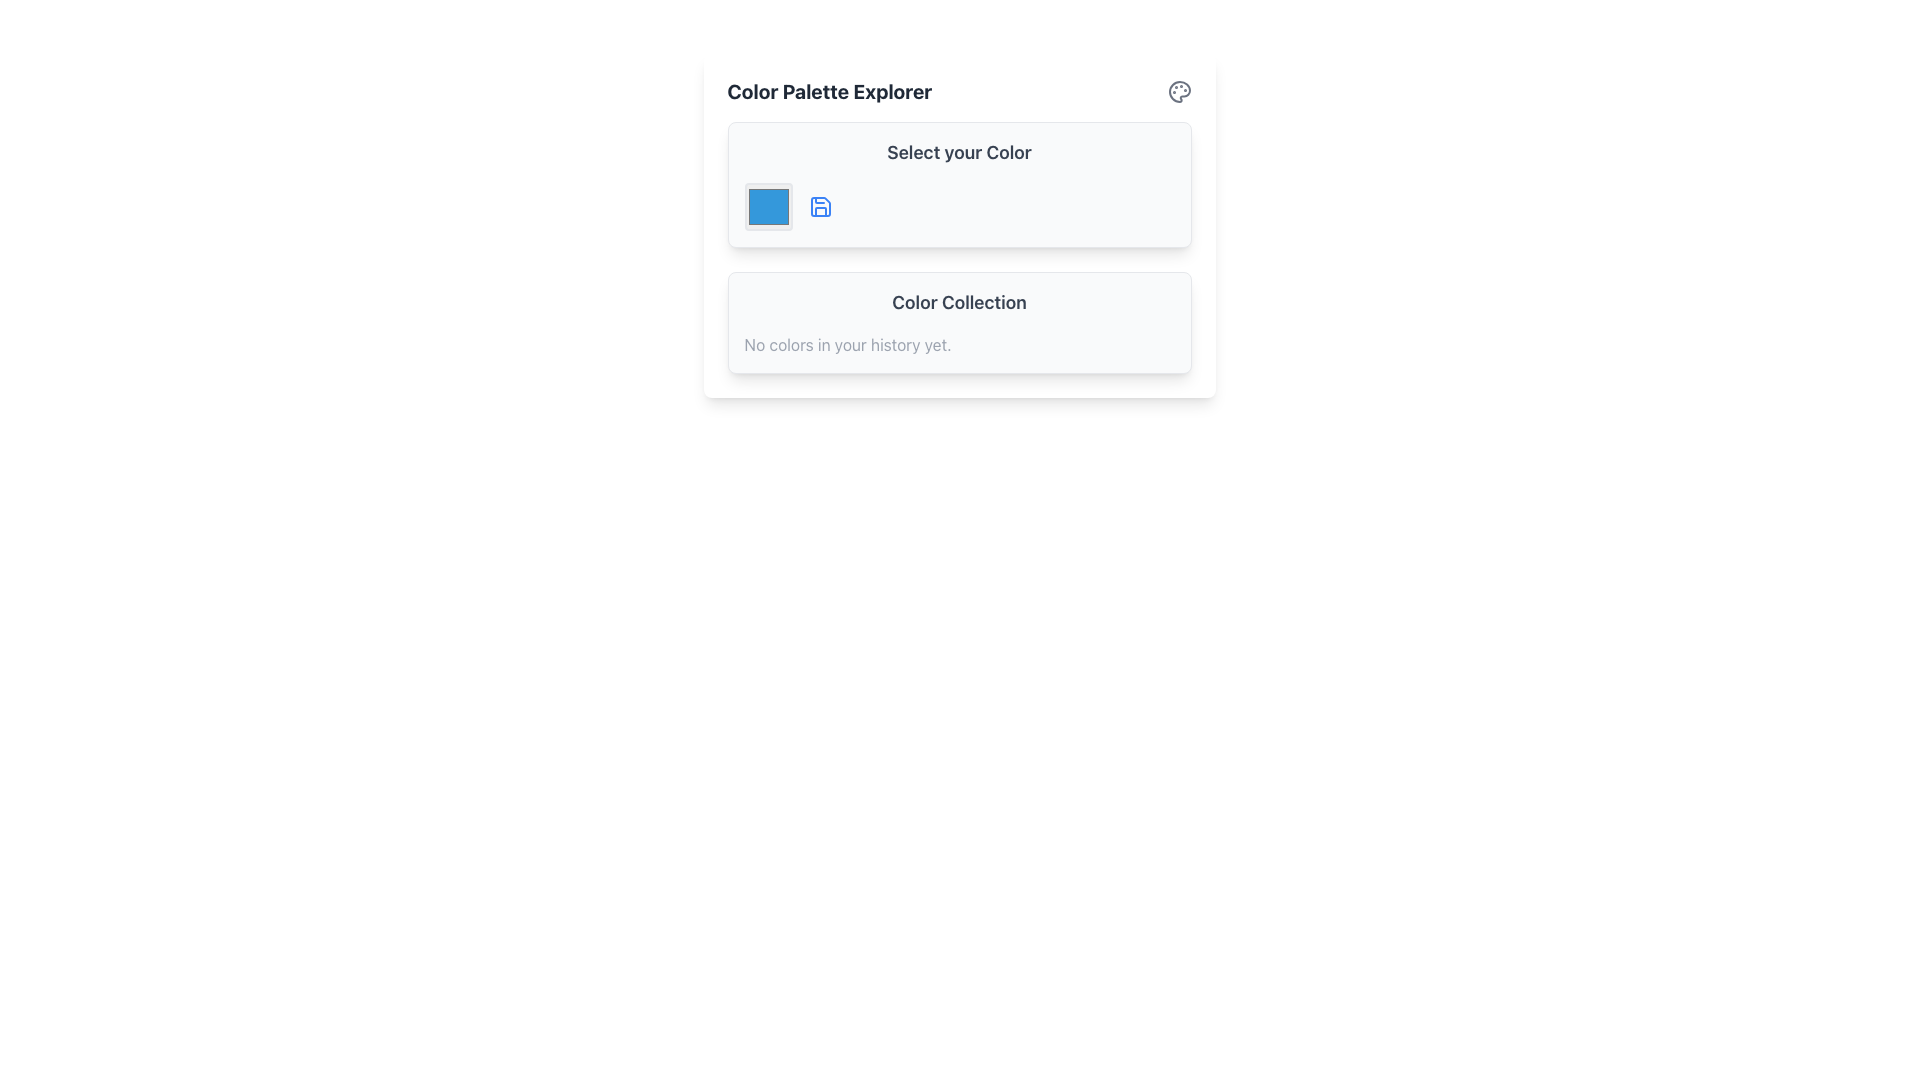  Describe the element at coordinates (848, 343) in the screenshot. I see `static text message in the 'Color Collection' section that informs the user that no colors are currently saved in their history` at that location.